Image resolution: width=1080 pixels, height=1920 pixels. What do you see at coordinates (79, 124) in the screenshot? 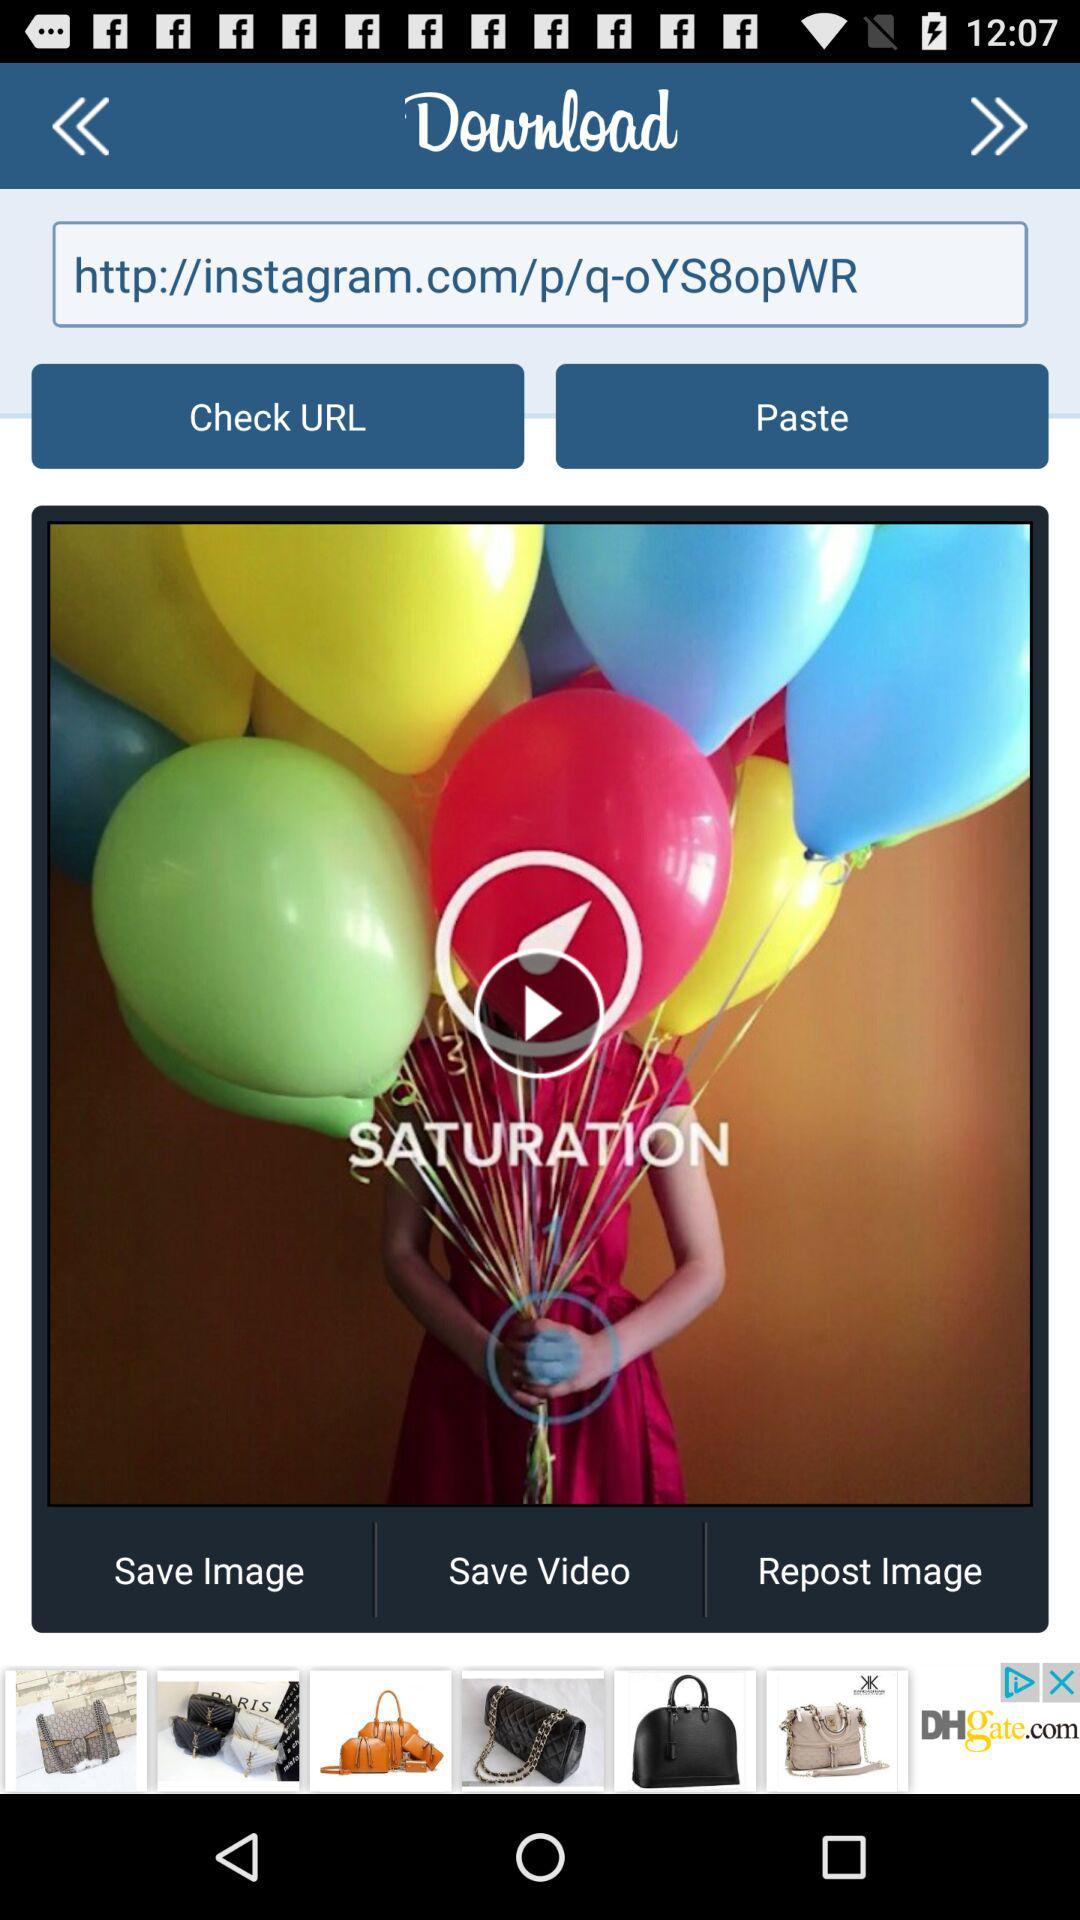
I see `back to previous page` at bounding box center [79, 124].